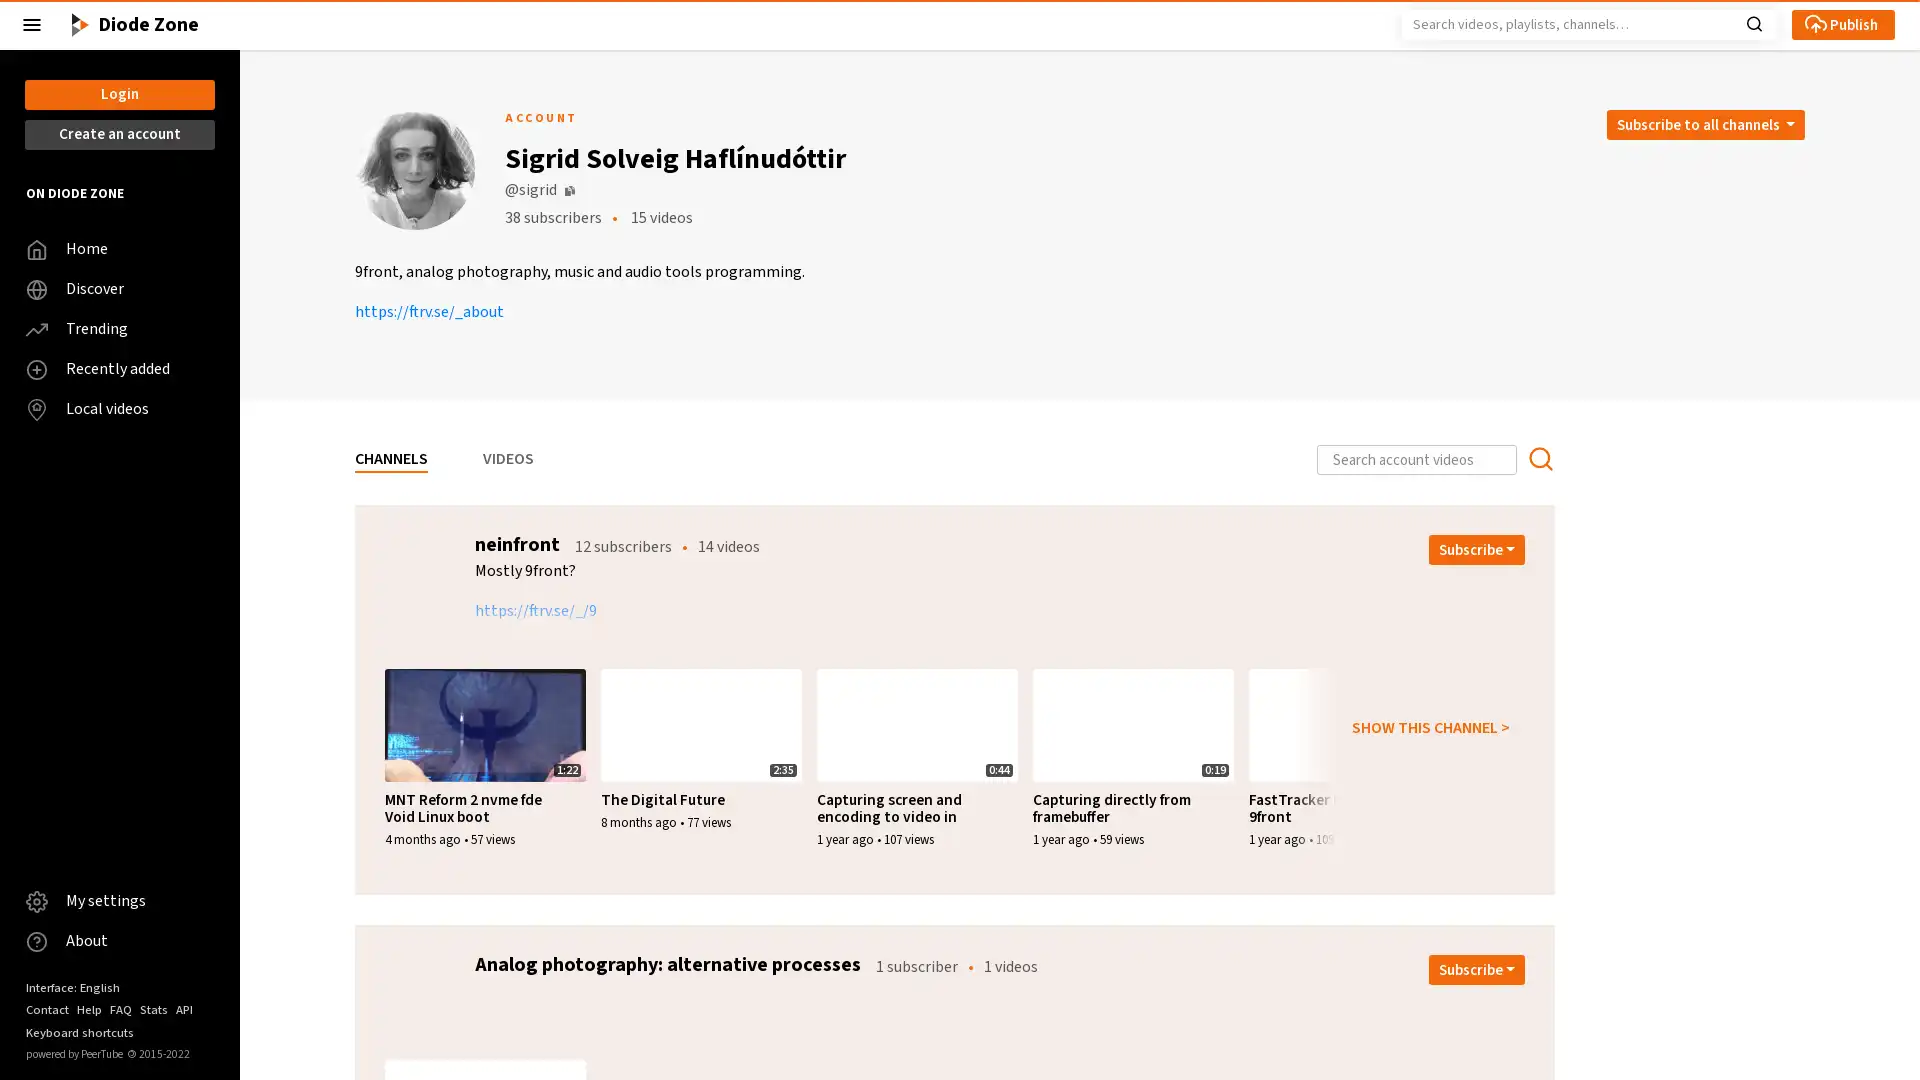  I want to click on Interface: English, so click(72, 986).